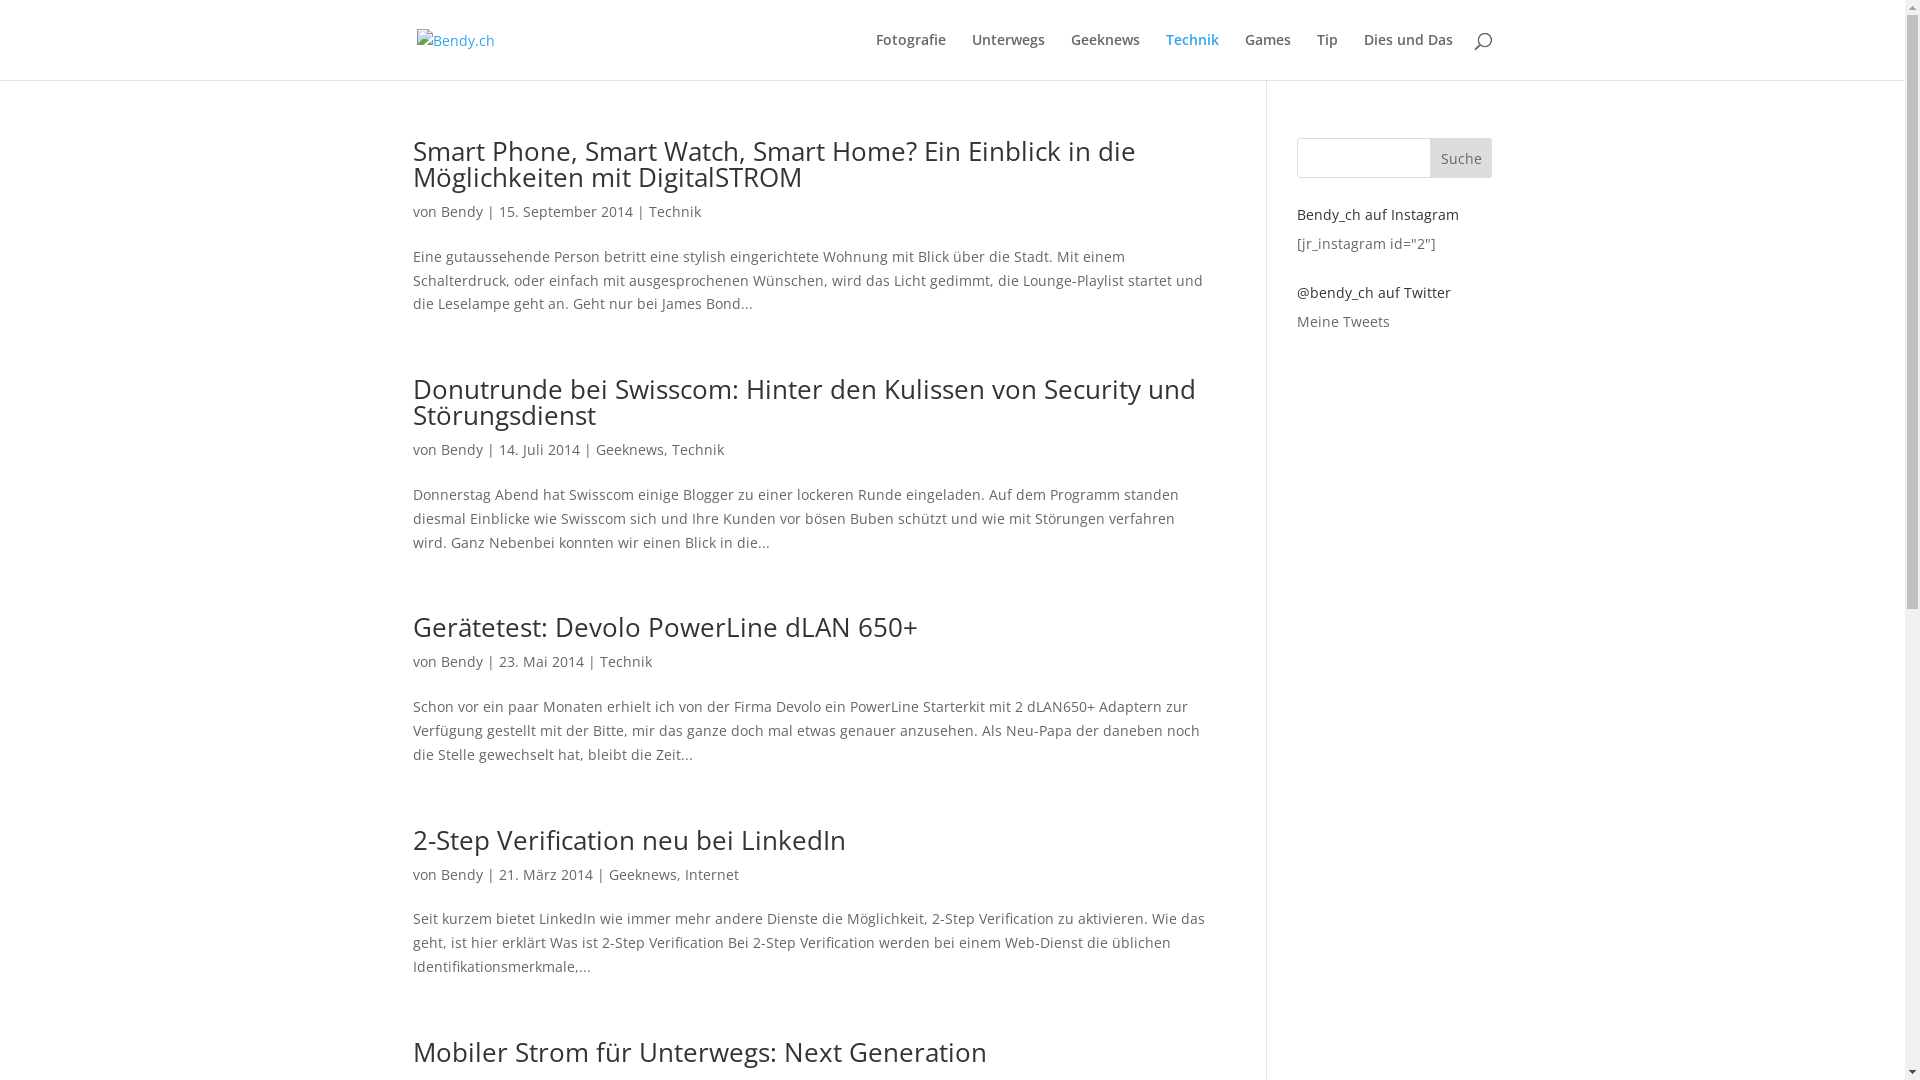 This screenshot has width=1920, height=1080. I want to click on 'Geeknews', so click(642, 873).